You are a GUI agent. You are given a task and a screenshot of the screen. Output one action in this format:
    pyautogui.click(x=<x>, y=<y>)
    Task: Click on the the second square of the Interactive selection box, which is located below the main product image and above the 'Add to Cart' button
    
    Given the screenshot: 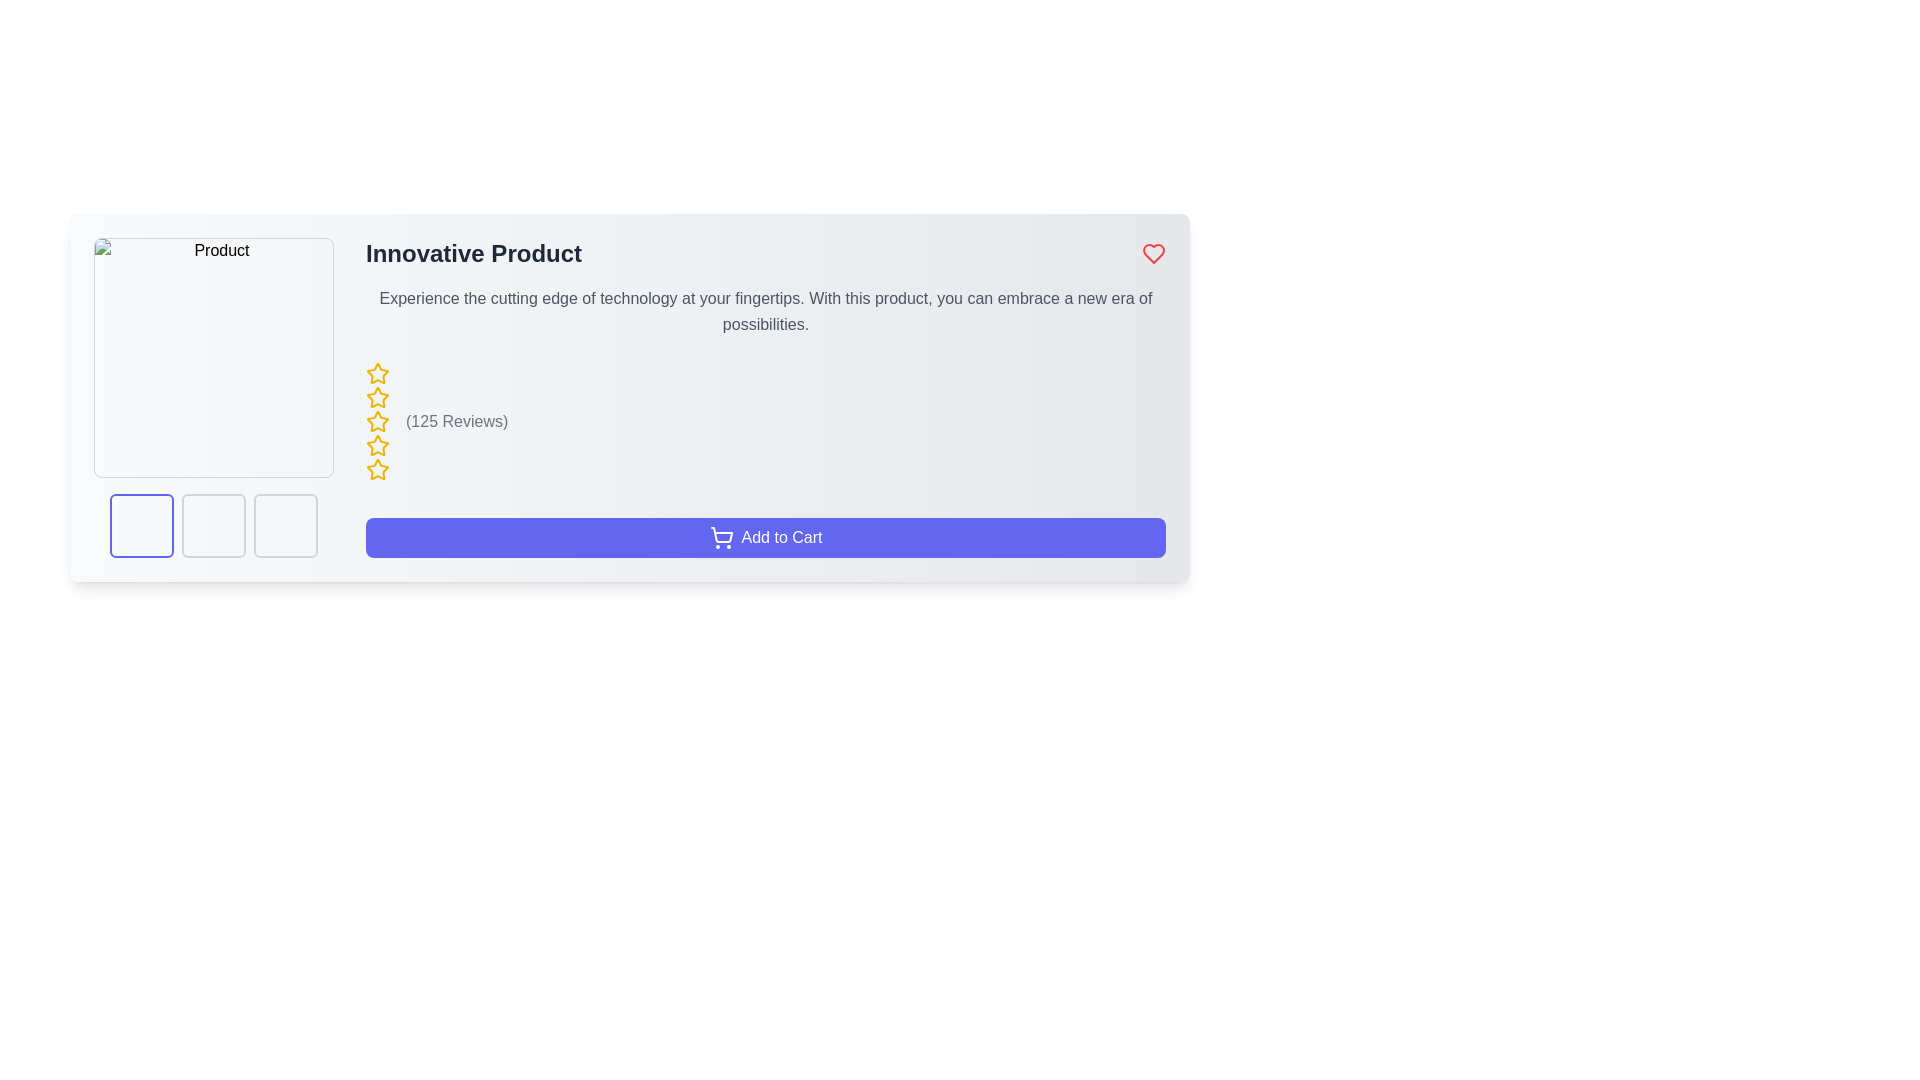 What is the action you would take?
    pyautogui.click(x=214, y=524)
    